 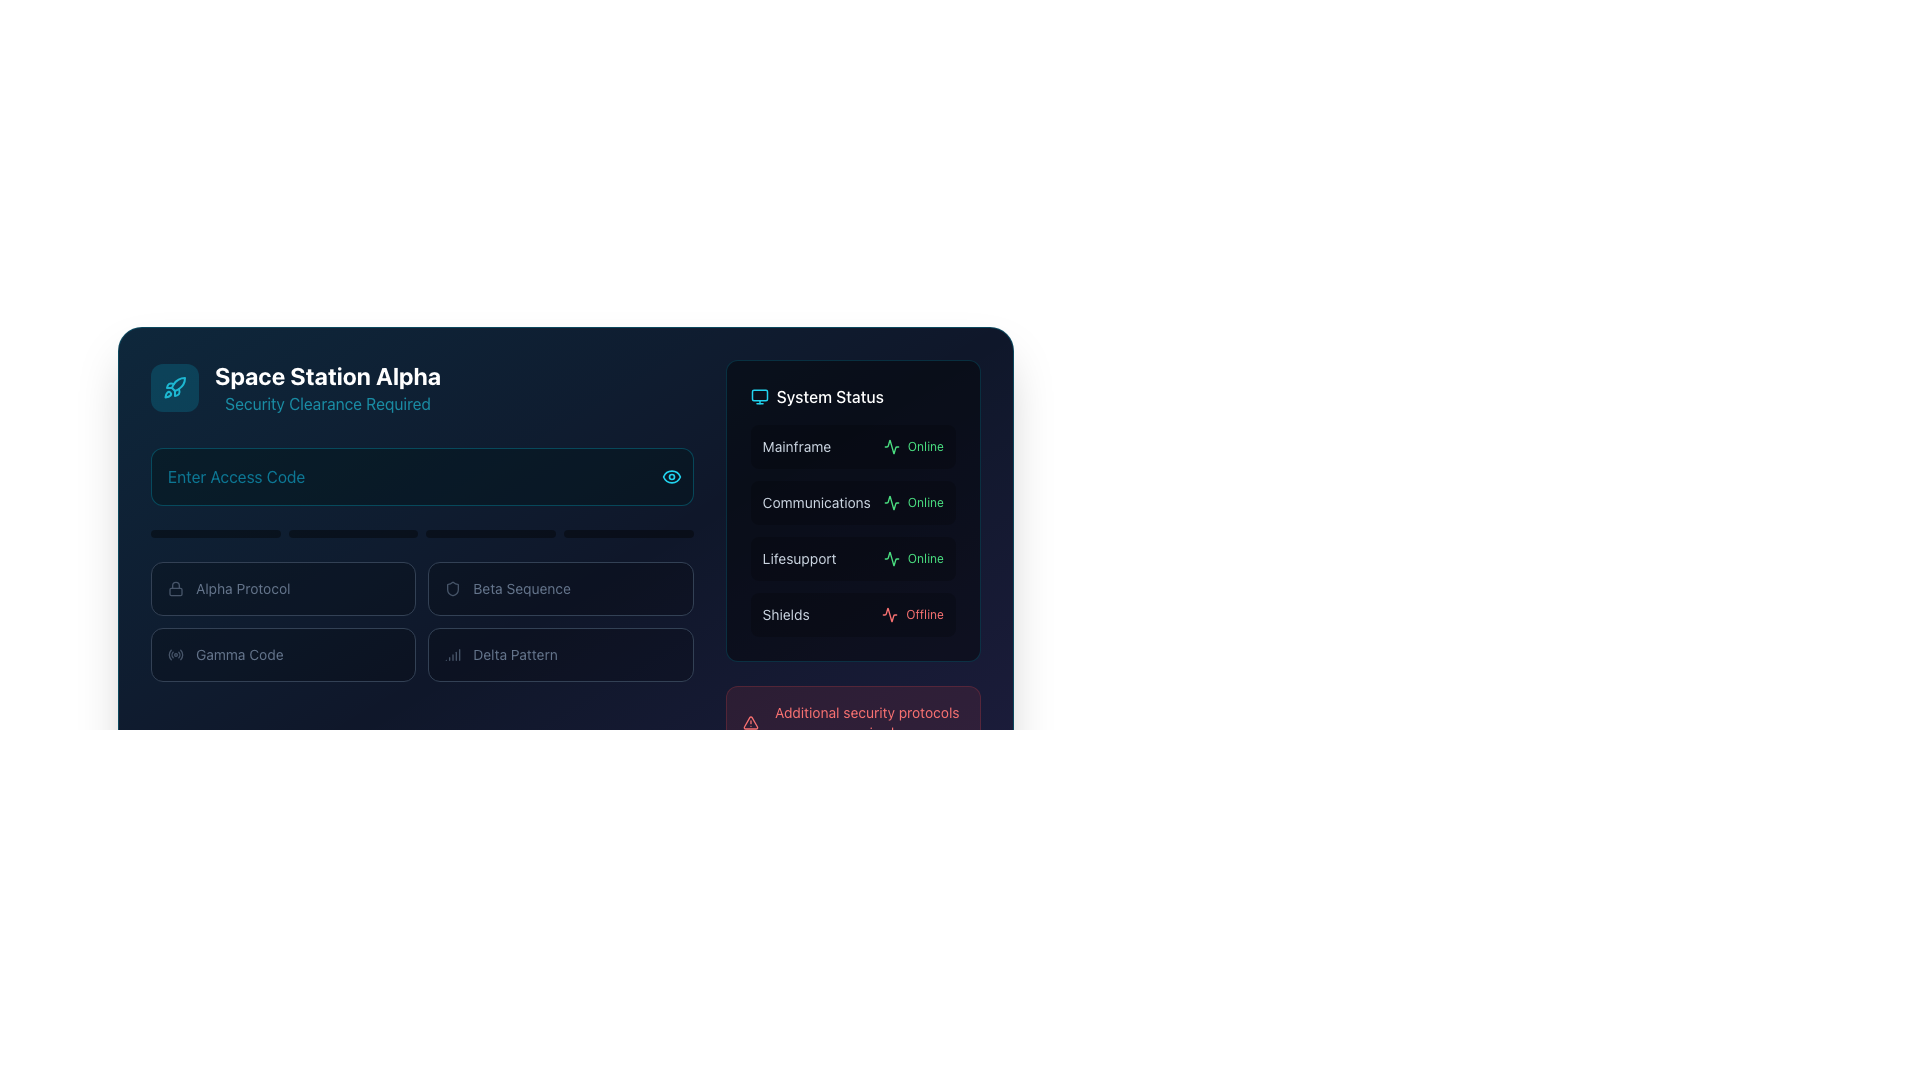 I want to click on the active status icon of the 'Communications' system located in the 'System Status' section, next to the 'Communications' label, so click(x=890, y=446).